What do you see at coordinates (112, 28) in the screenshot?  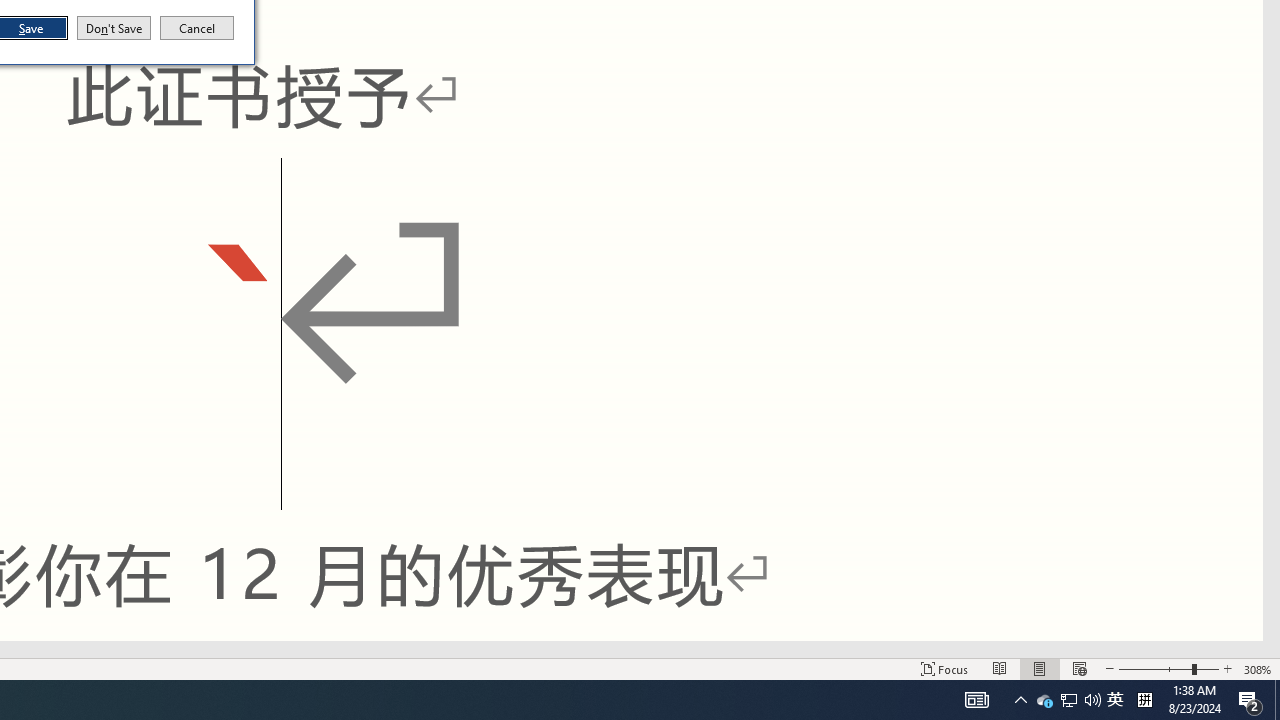 I see `'Don'` at bounding box center [112, 28].